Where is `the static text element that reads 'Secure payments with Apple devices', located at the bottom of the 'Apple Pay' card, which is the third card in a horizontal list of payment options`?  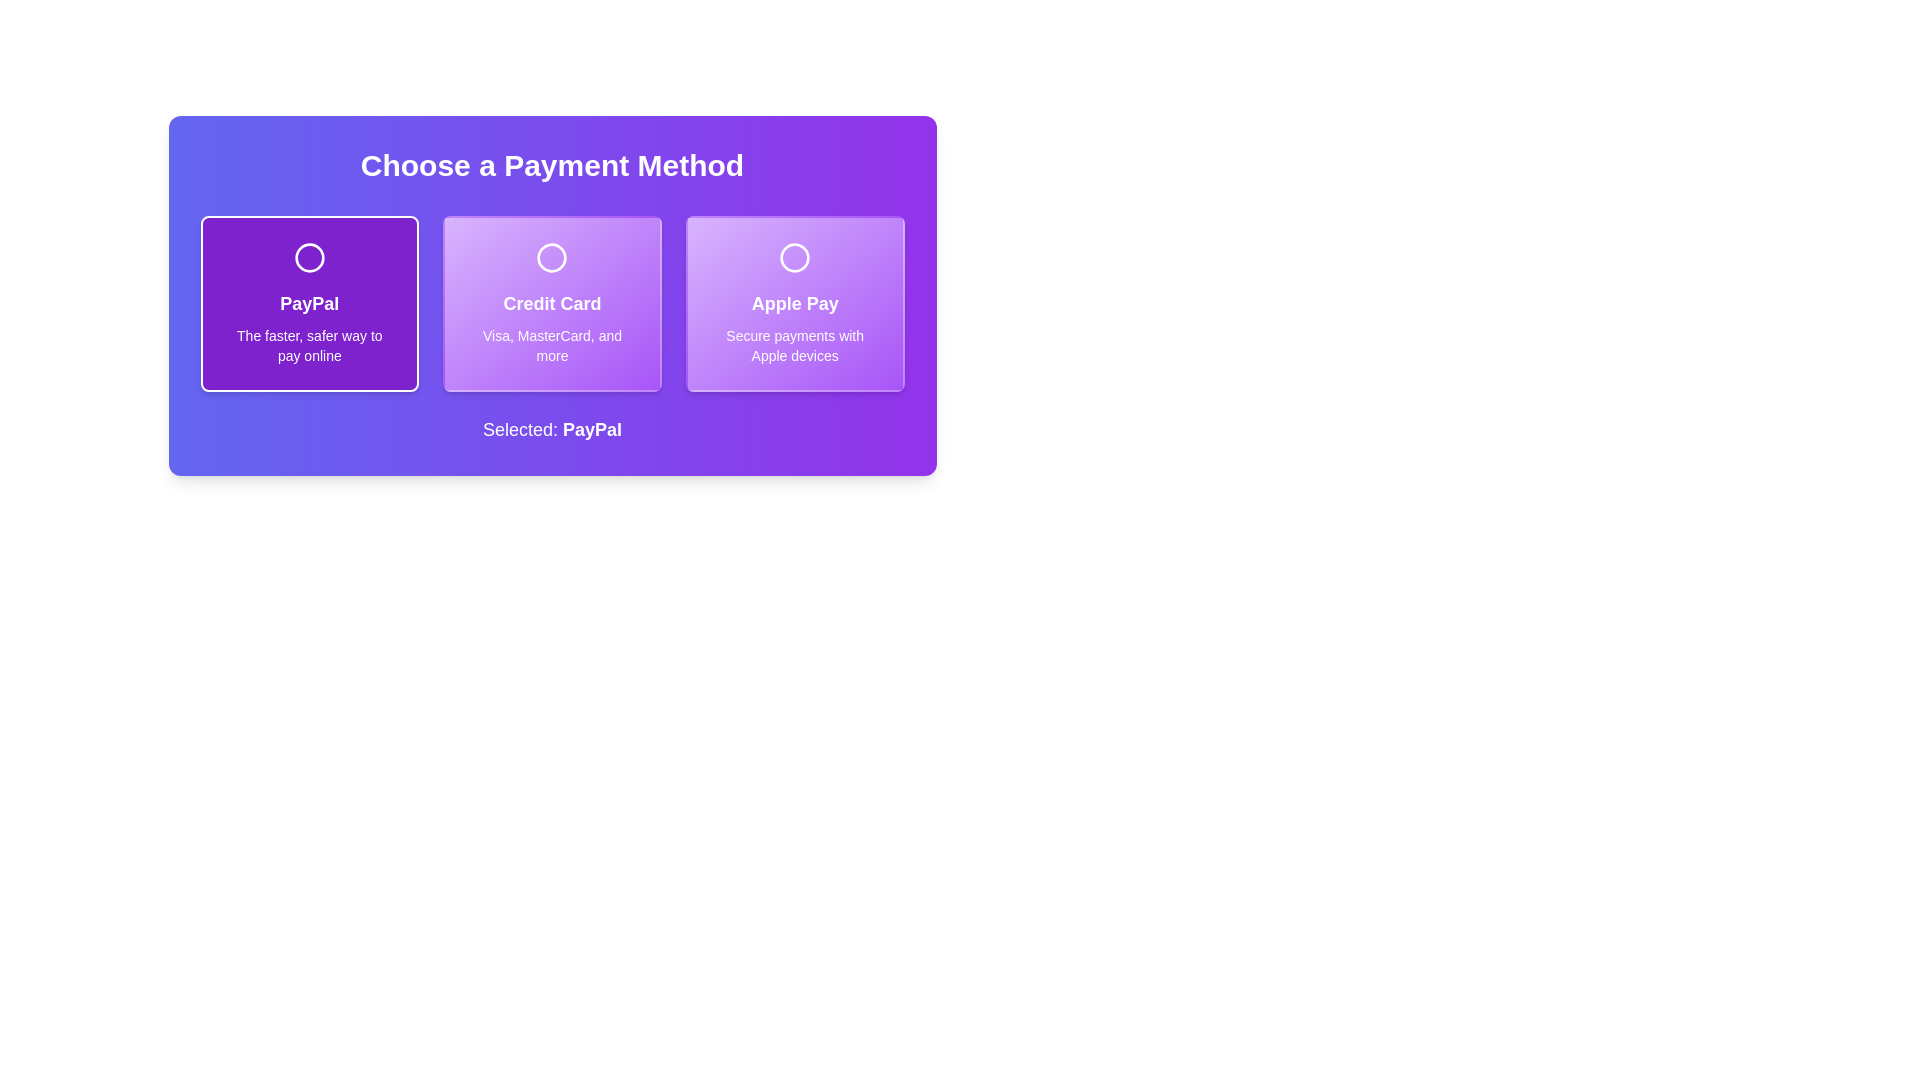
the static text element that reads 'Secure payments with Apple devices', located at the bottom of the 'Apple Pay' card, which is the third card in a horizontal list of payment options is located at coordinates (794, 345).